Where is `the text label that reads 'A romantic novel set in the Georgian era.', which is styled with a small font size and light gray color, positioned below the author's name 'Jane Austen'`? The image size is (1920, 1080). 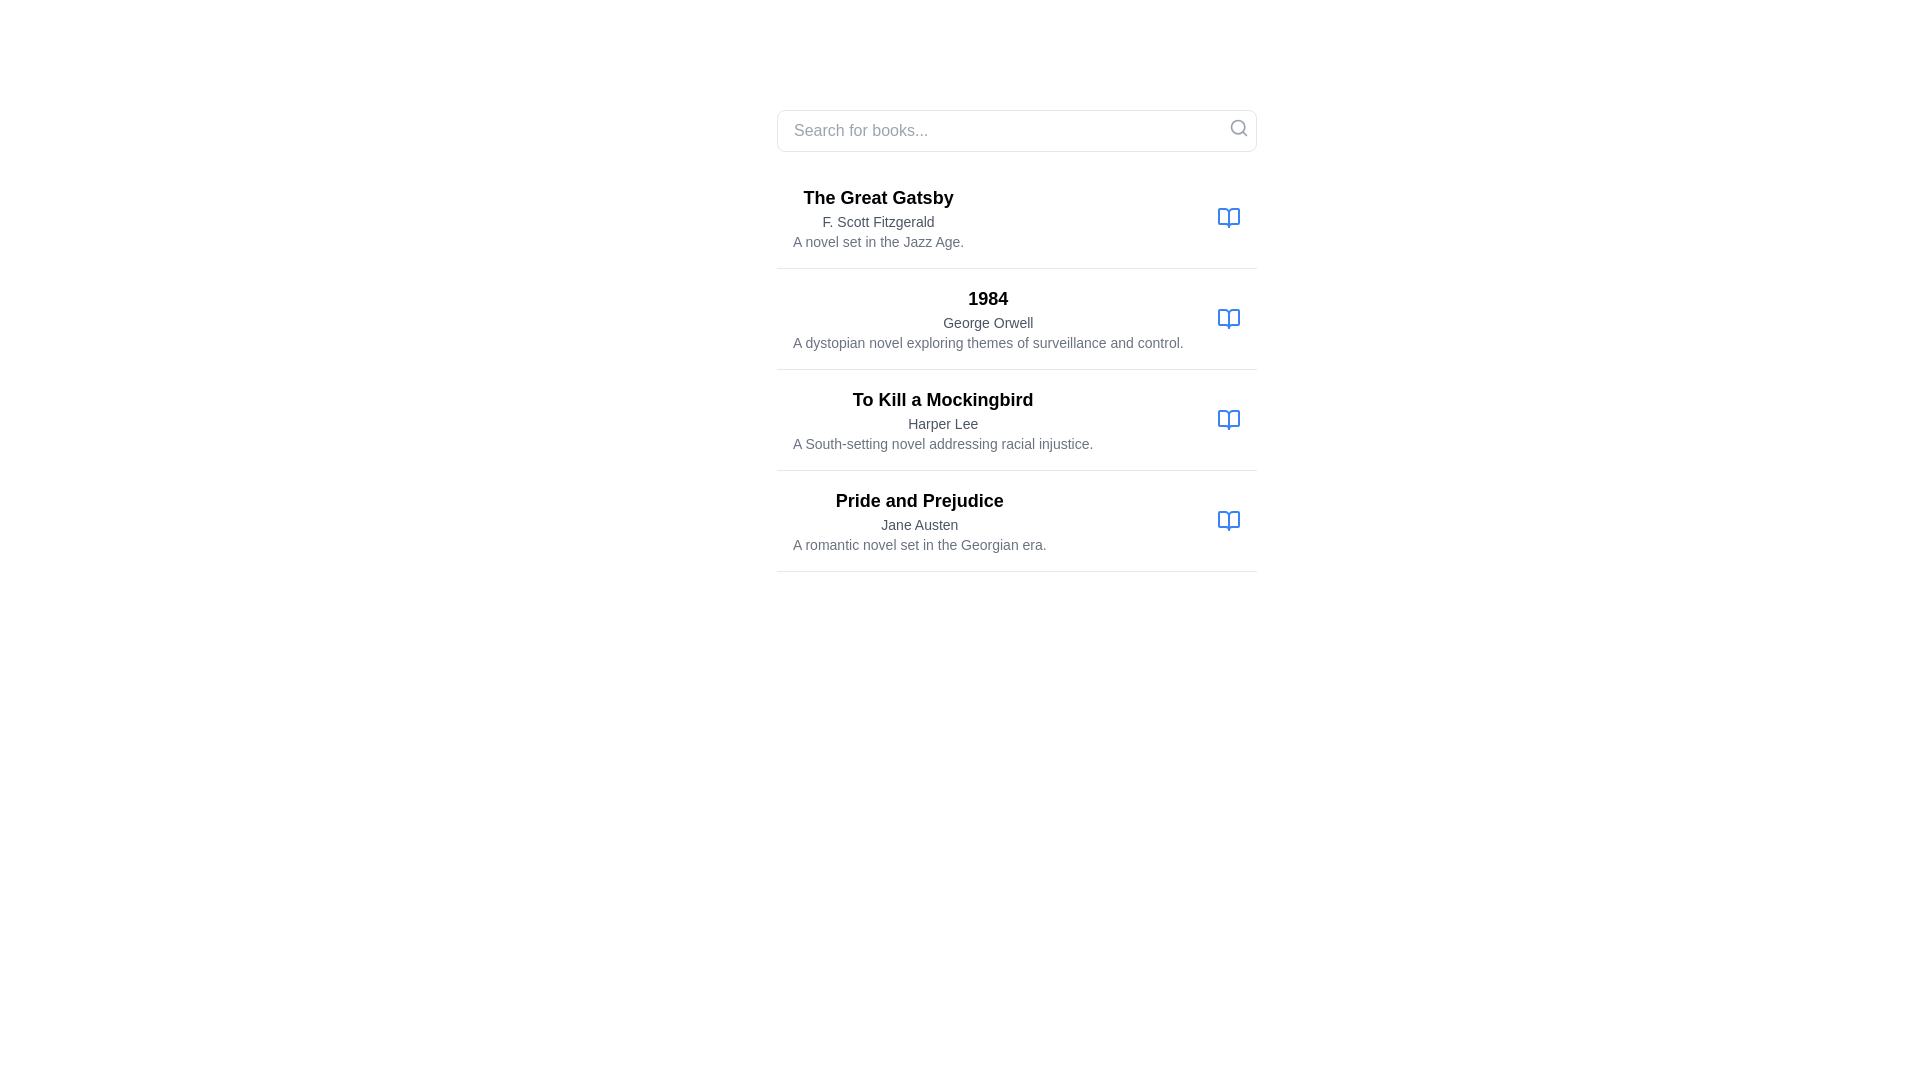 the text label that reads 'A romantic novel set in the Georgian era.', which is styled with a small font size and light gray color, positioned below the author's name 'Jane Austen' is located at coordinates (918, 544).